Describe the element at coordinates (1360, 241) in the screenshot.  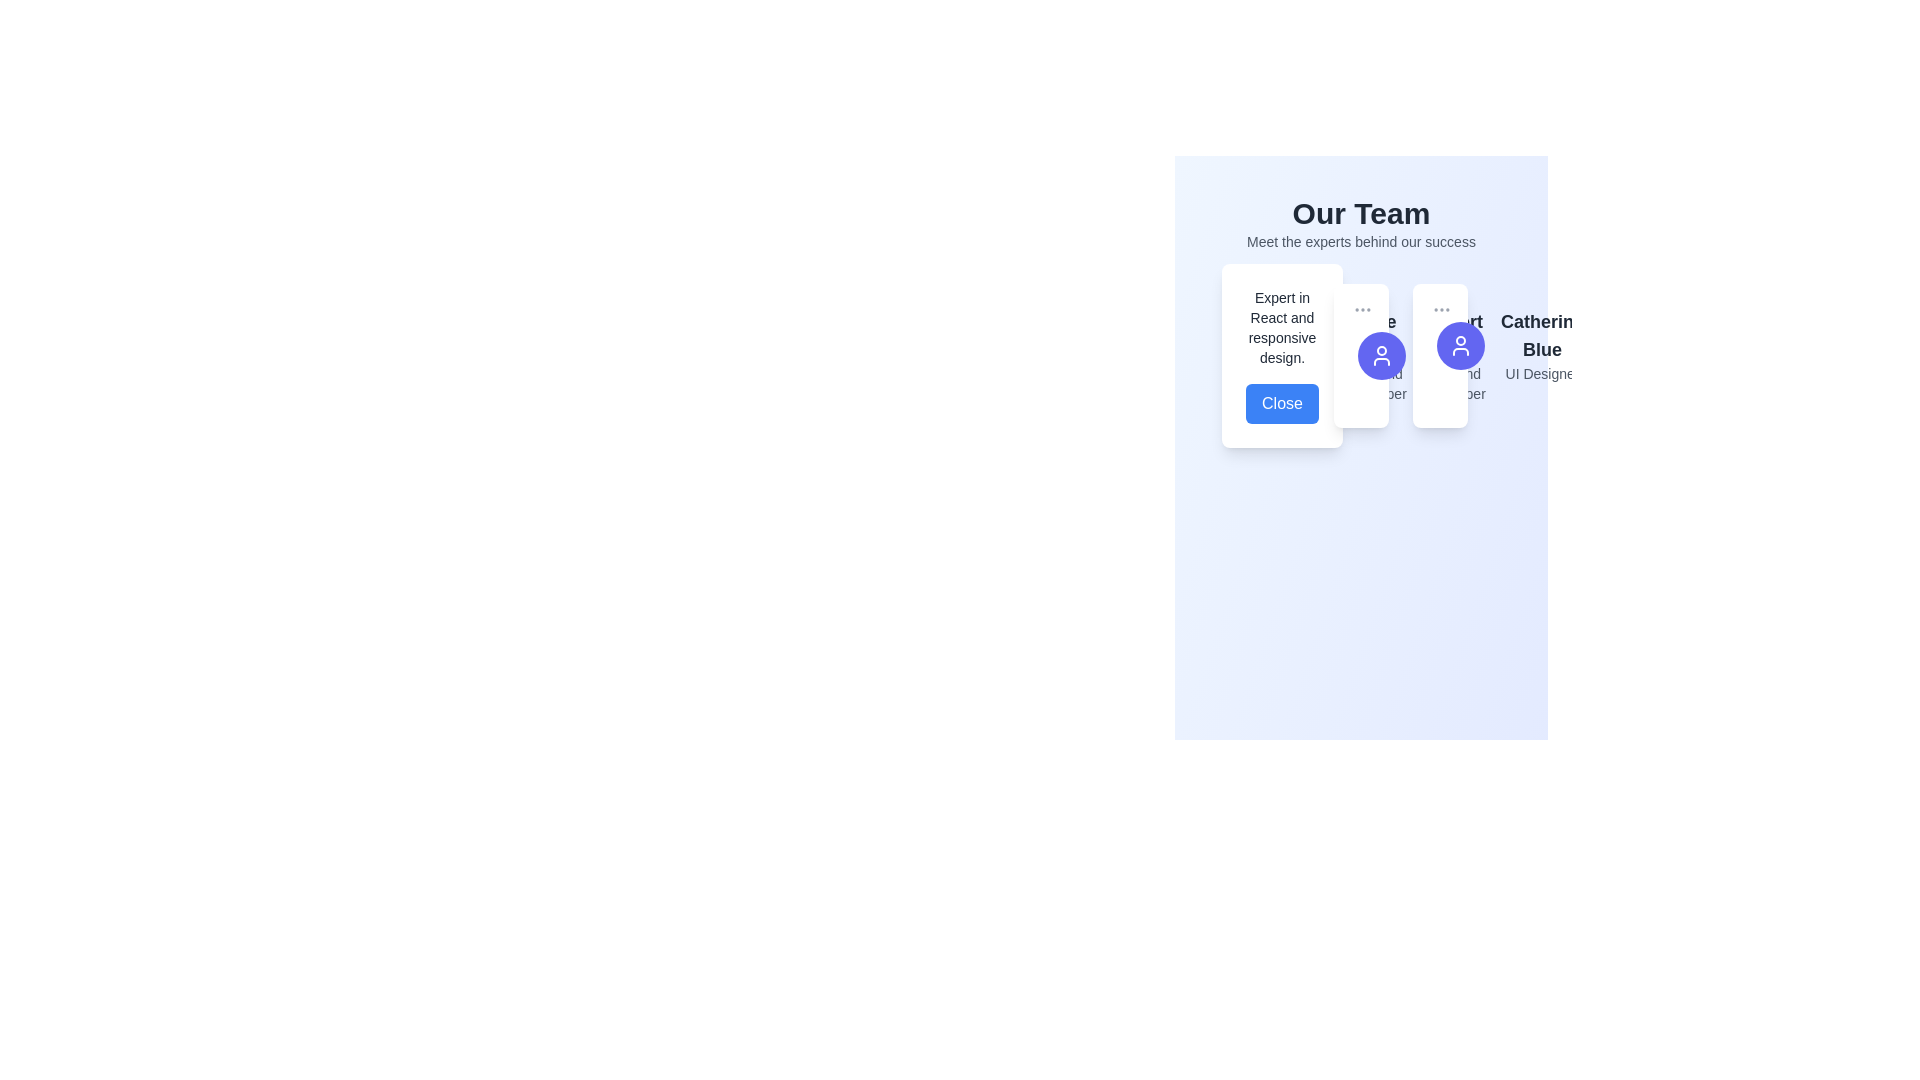
I see `the static text label reading 'Meet the experts behind our success', which is positioned directly below the heading 'Our Team'` at that location.